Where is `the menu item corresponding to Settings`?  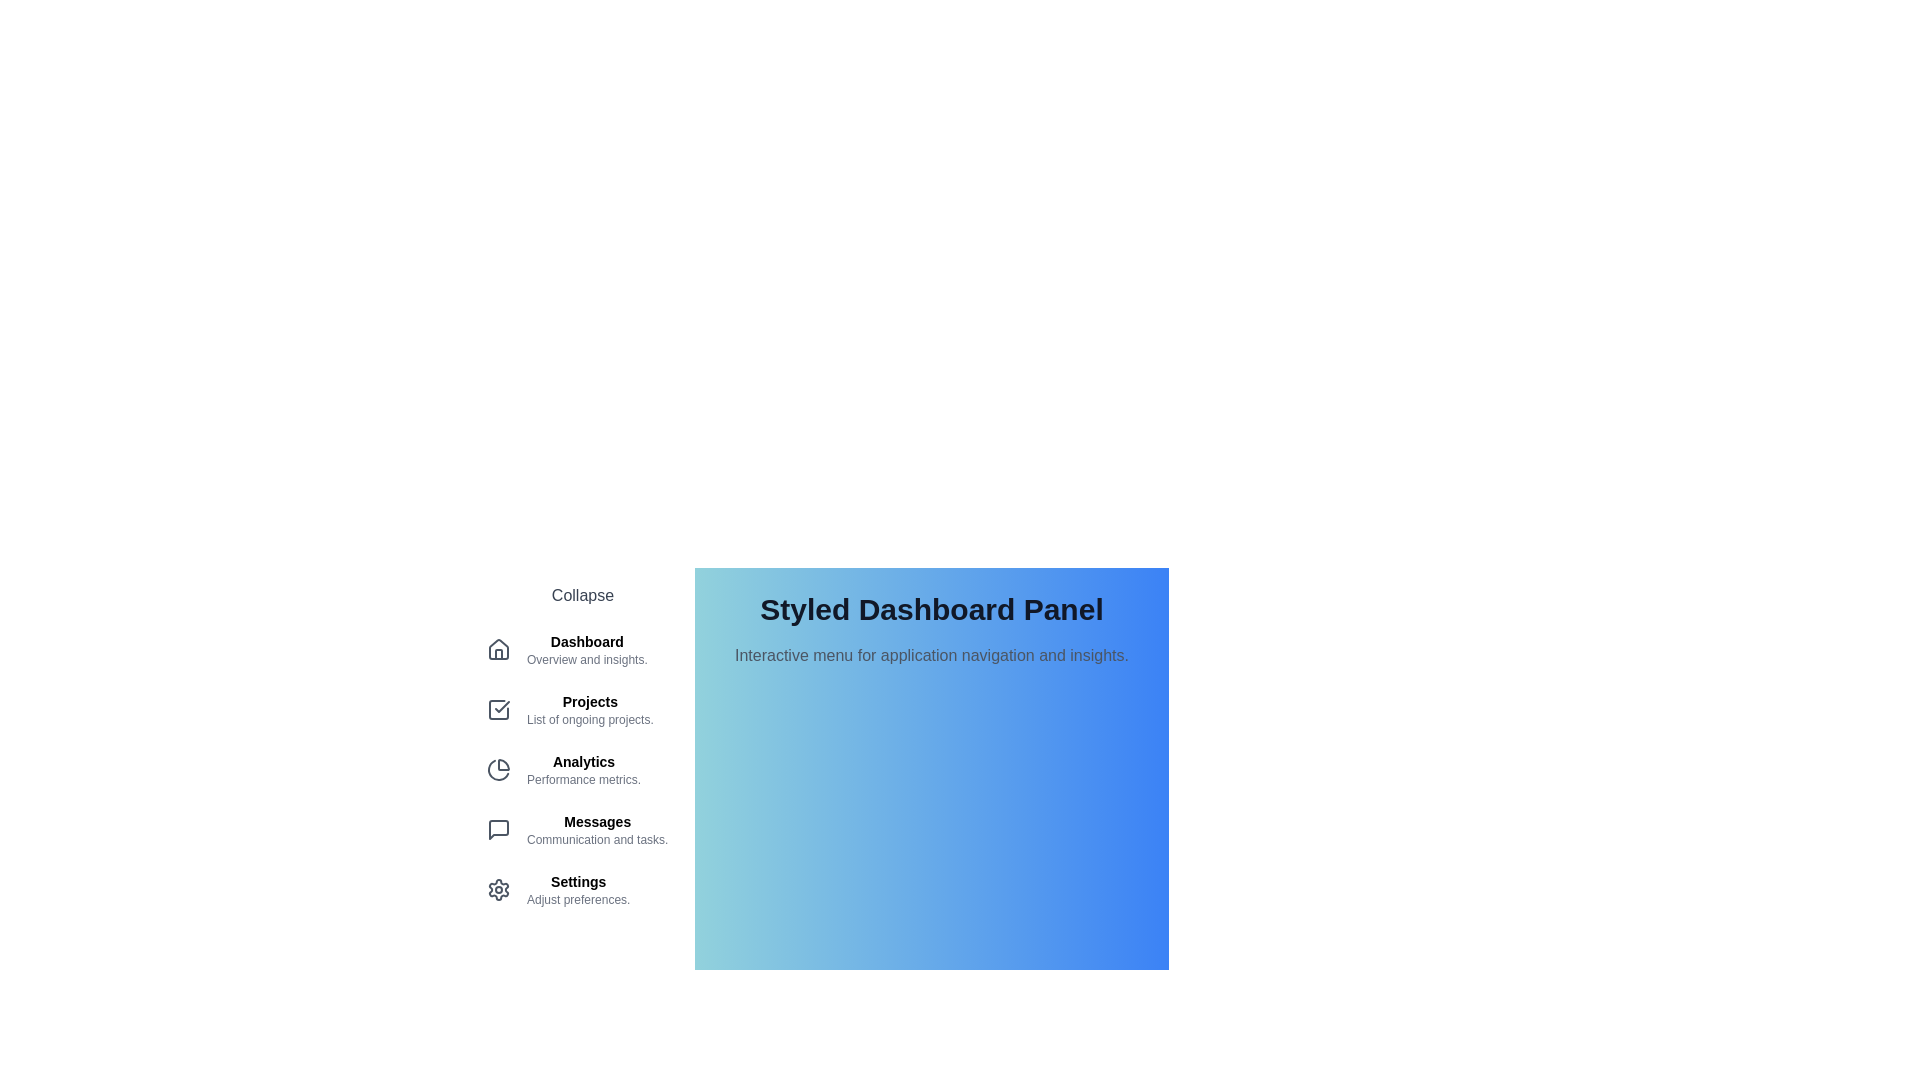 the menu item corresponding to Settings is located at coordinates (581, 889).